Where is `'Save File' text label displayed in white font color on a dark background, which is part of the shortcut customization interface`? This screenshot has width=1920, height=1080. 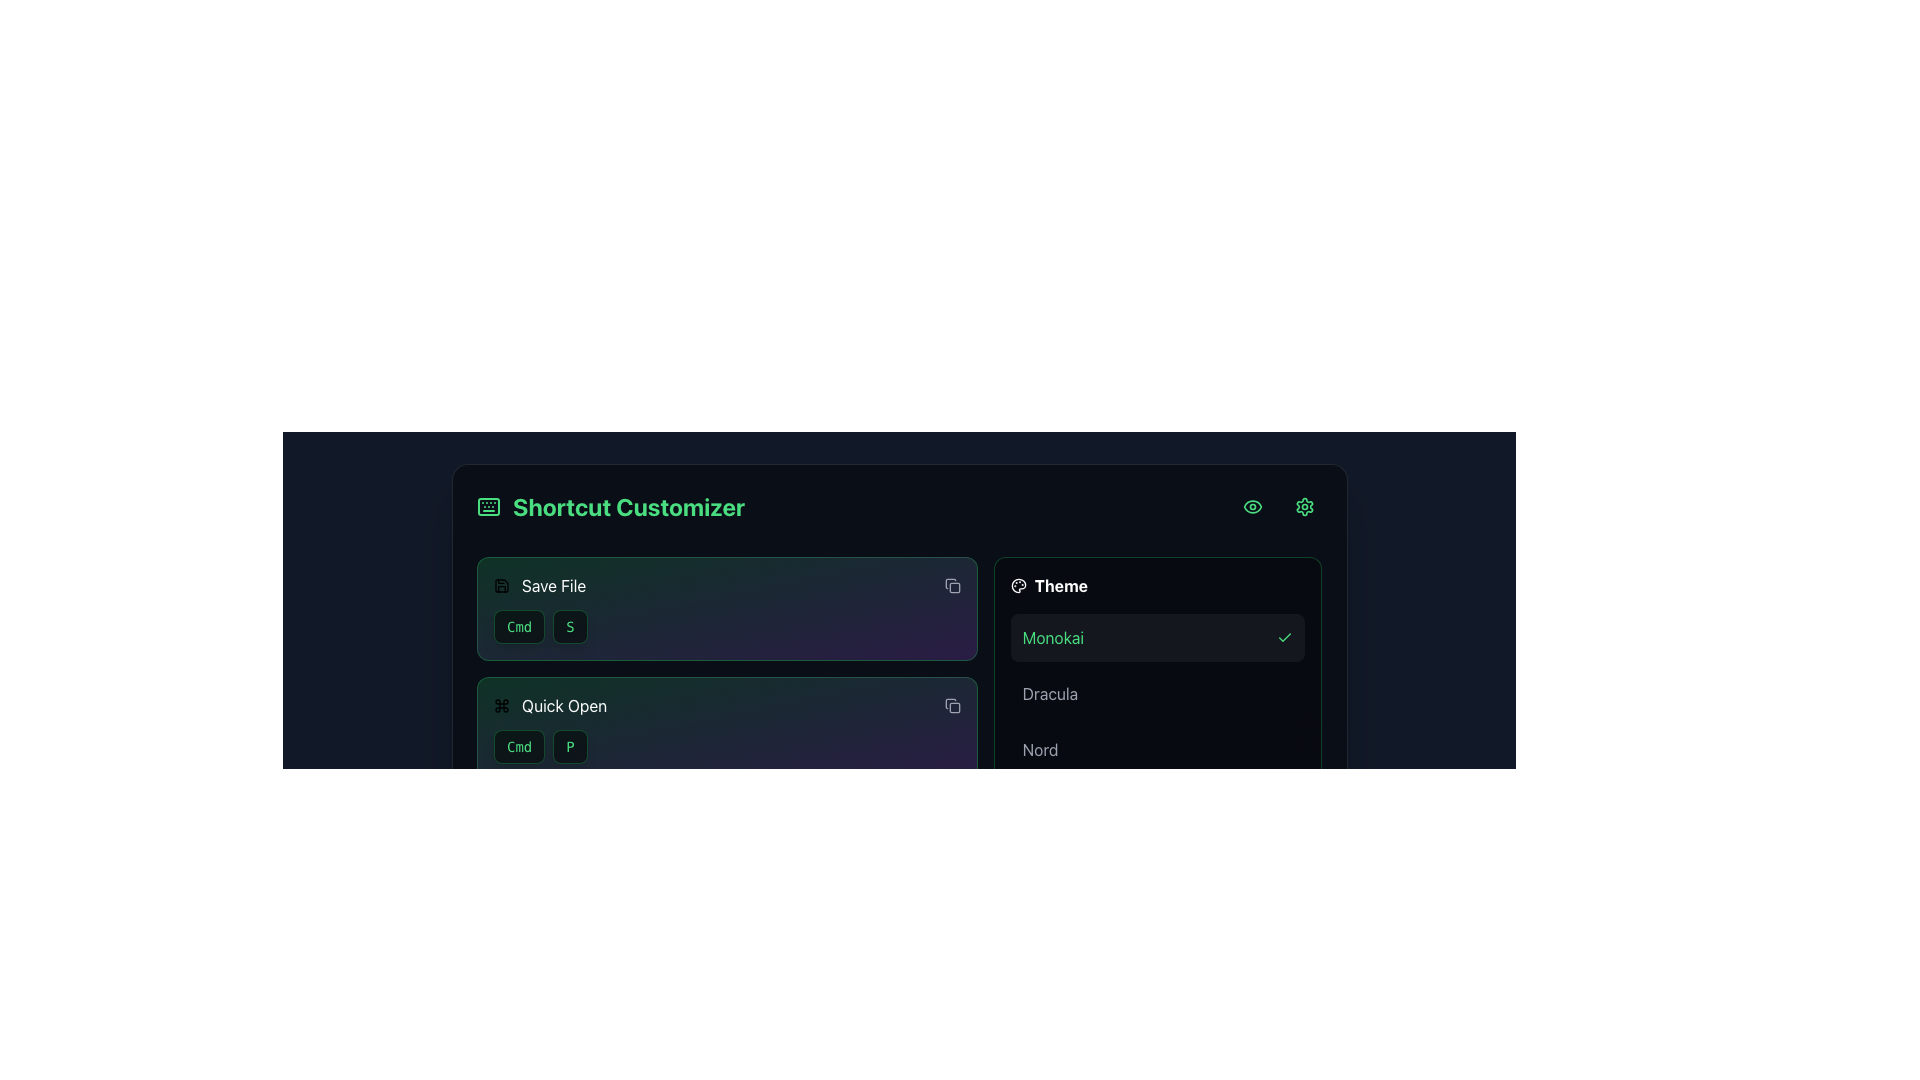
'Save File' text label displayed in white font color on a dark background, which is part of the shortcut customization interface is located at coordinates (553, 585).